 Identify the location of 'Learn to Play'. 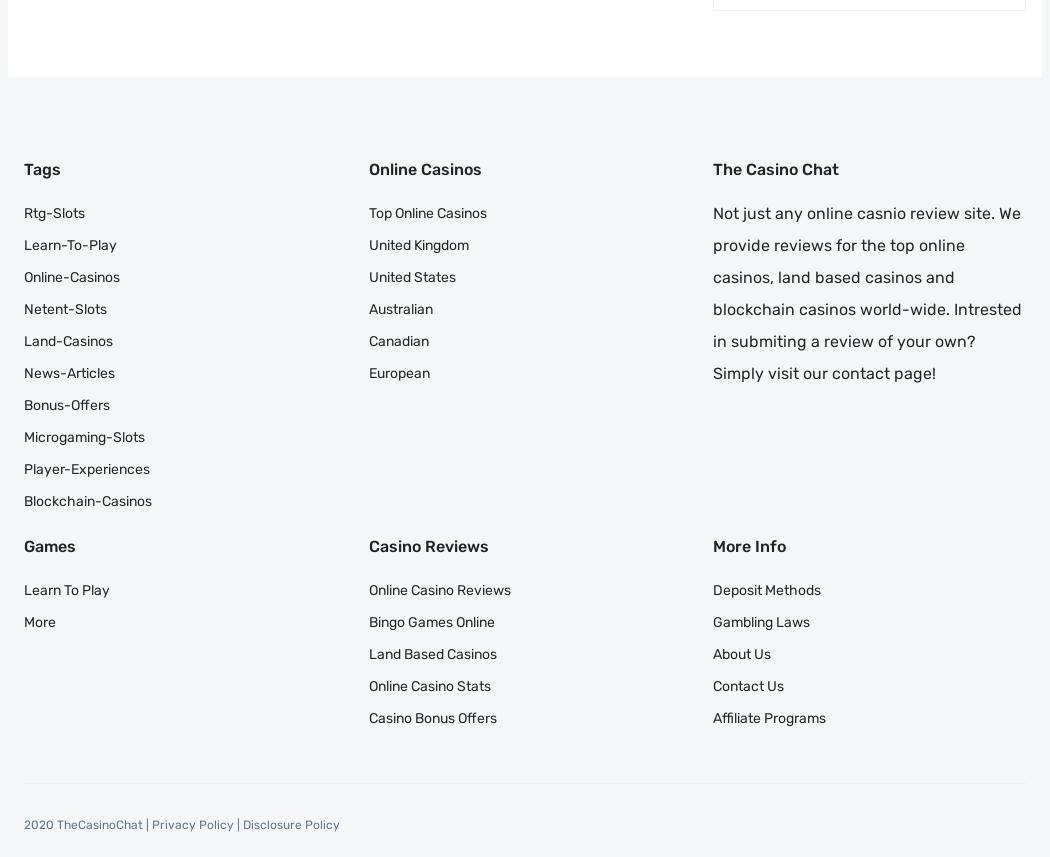
(24, 588).